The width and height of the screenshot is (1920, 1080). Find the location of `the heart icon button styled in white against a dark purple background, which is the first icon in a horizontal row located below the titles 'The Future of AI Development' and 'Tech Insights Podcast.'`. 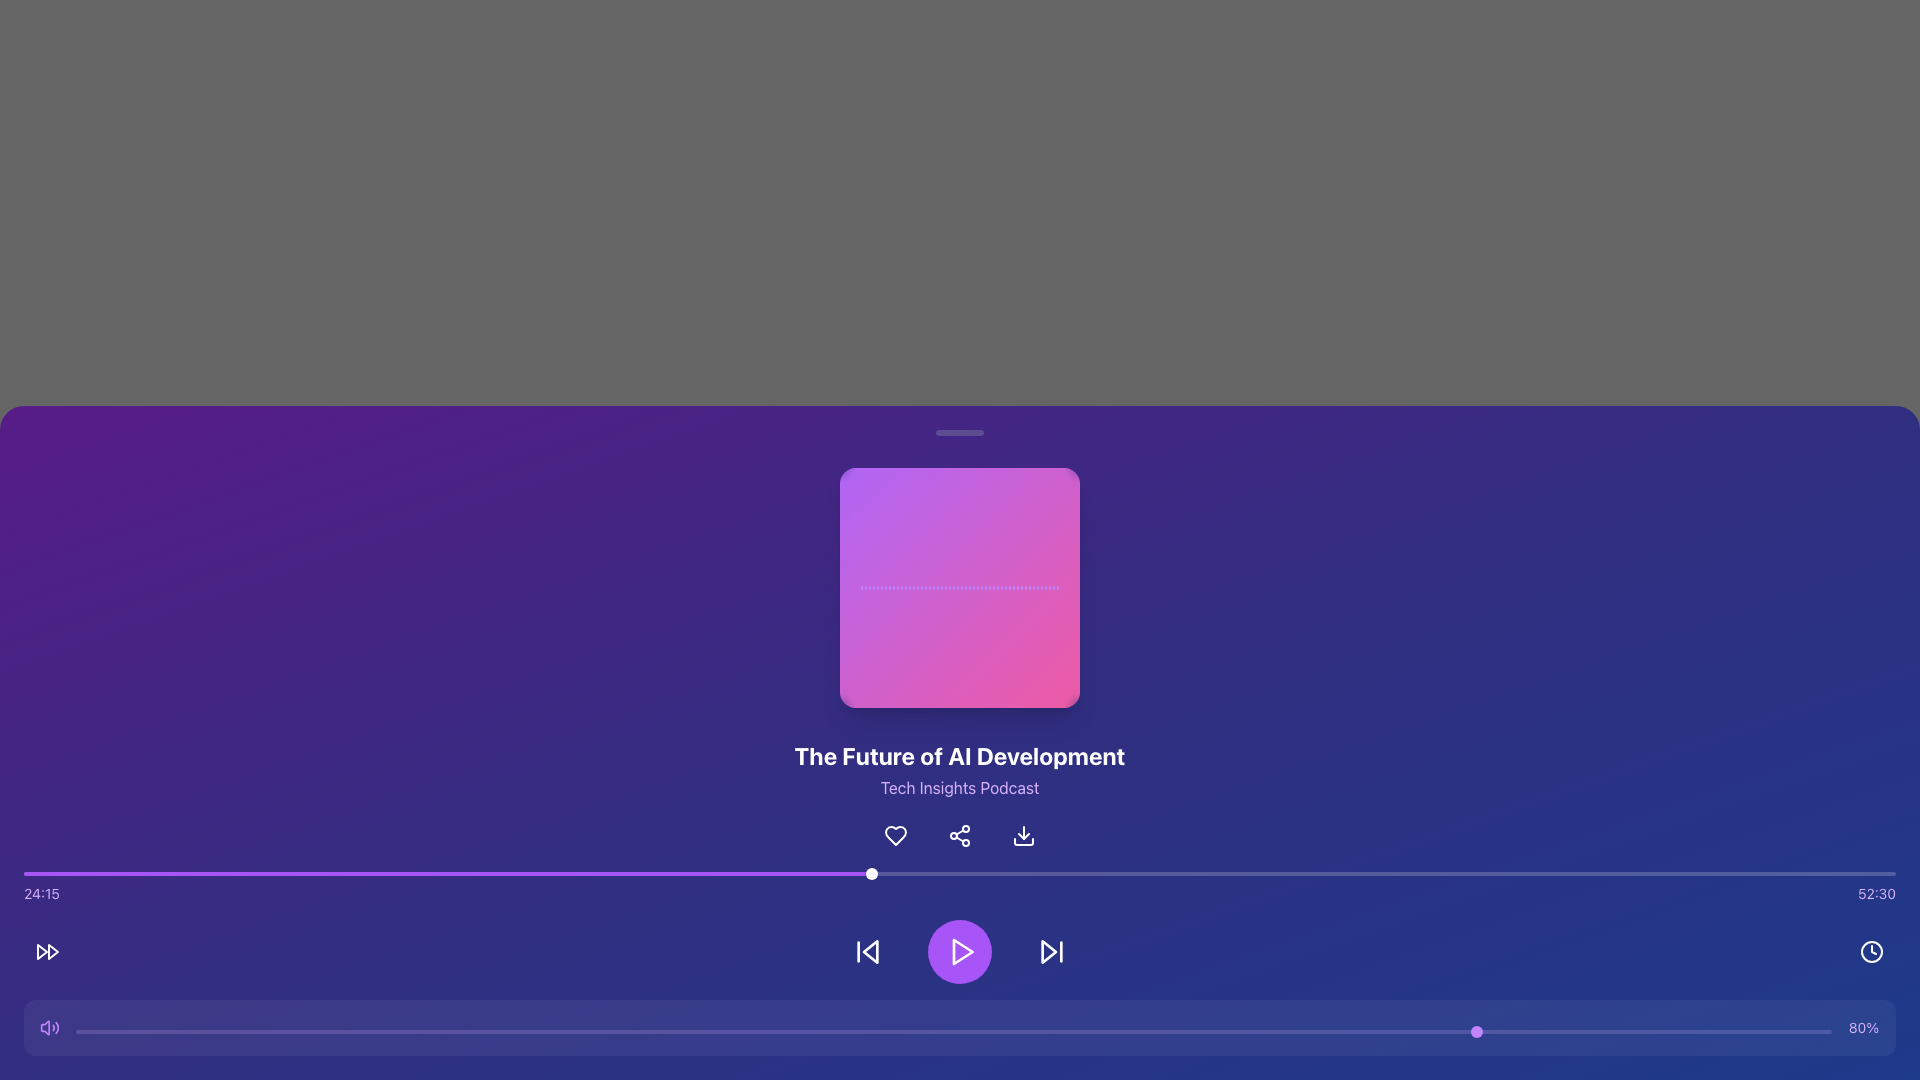

the heart icon button styled in white against a dark purple background, which is the first icon in a horizontal row located below the titles 'The Future of AI Development' and 'Tech Insights Podcast.' is located at coordinates (895, 836).